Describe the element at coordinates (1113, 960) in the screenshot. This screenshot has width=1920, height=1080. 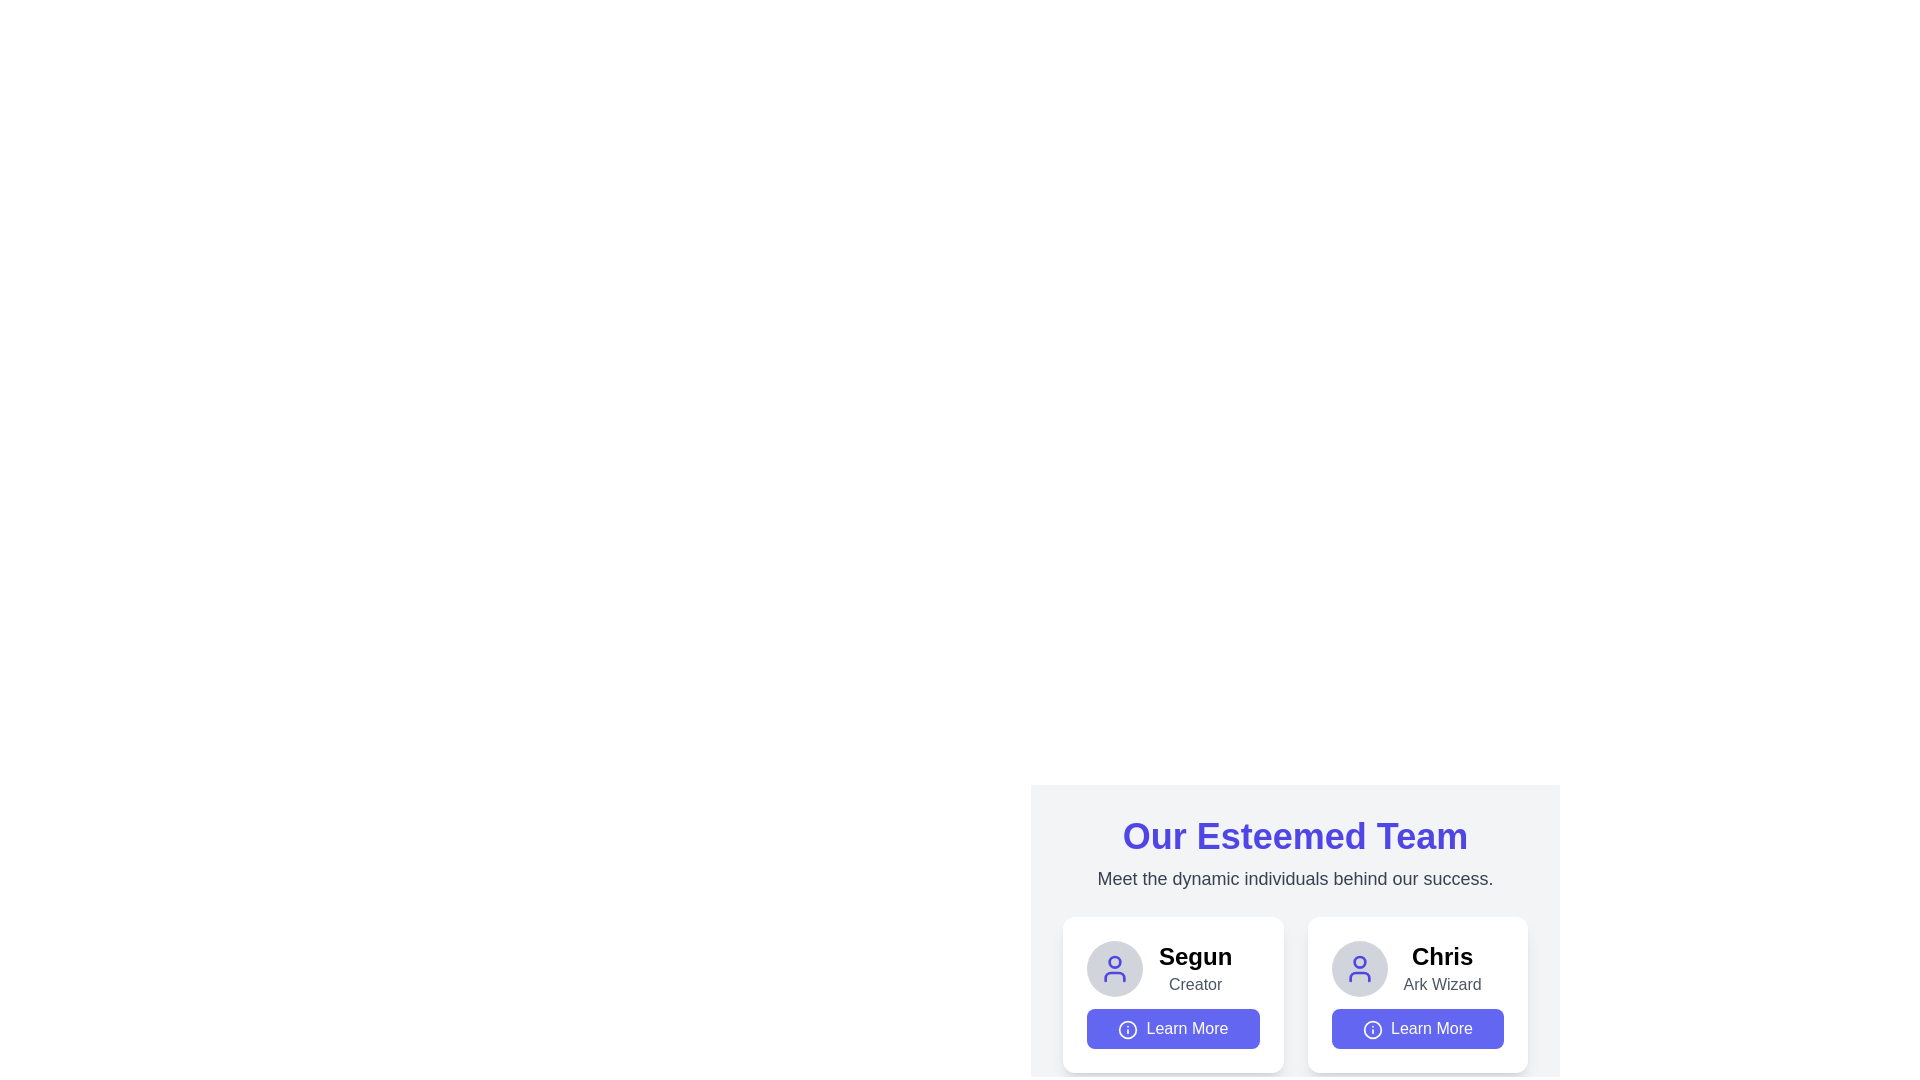
I see `the top part of the user icon representing Segun within the 'Our Esteemed Team' section` at that location.